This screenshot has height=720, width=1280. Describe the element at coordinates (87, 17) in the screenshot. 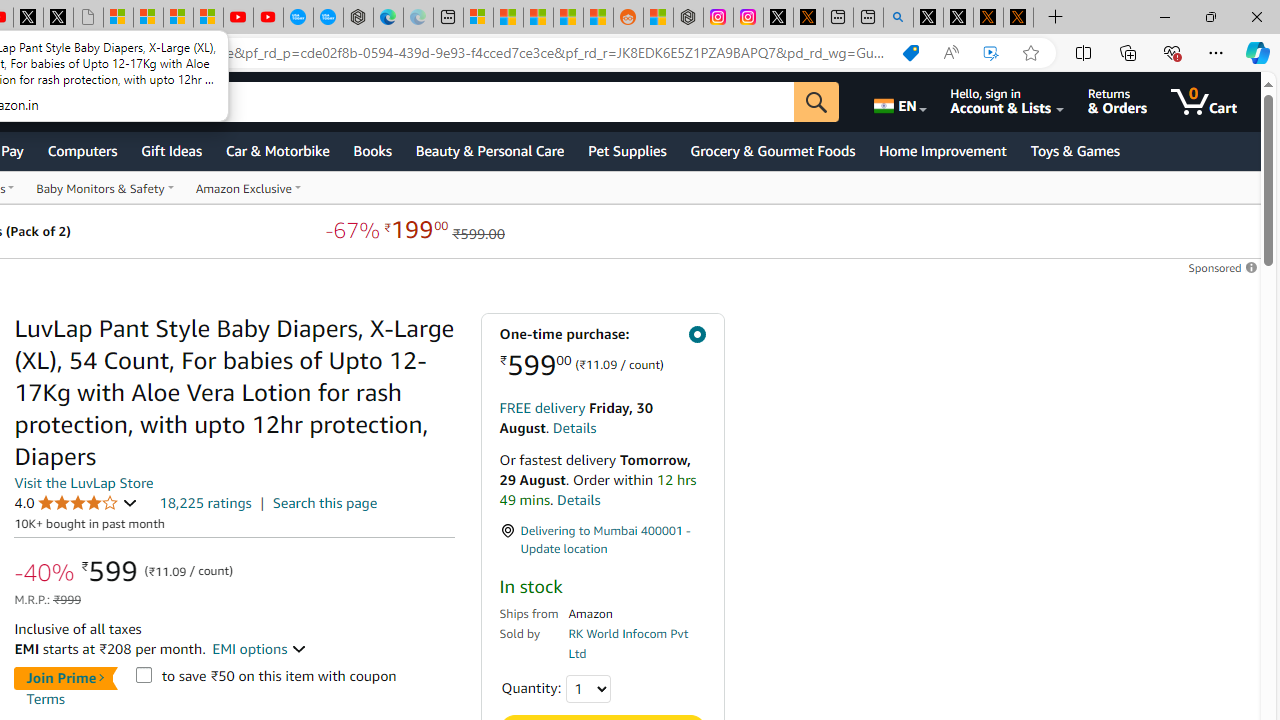

I see `'Untitled'` at that location.